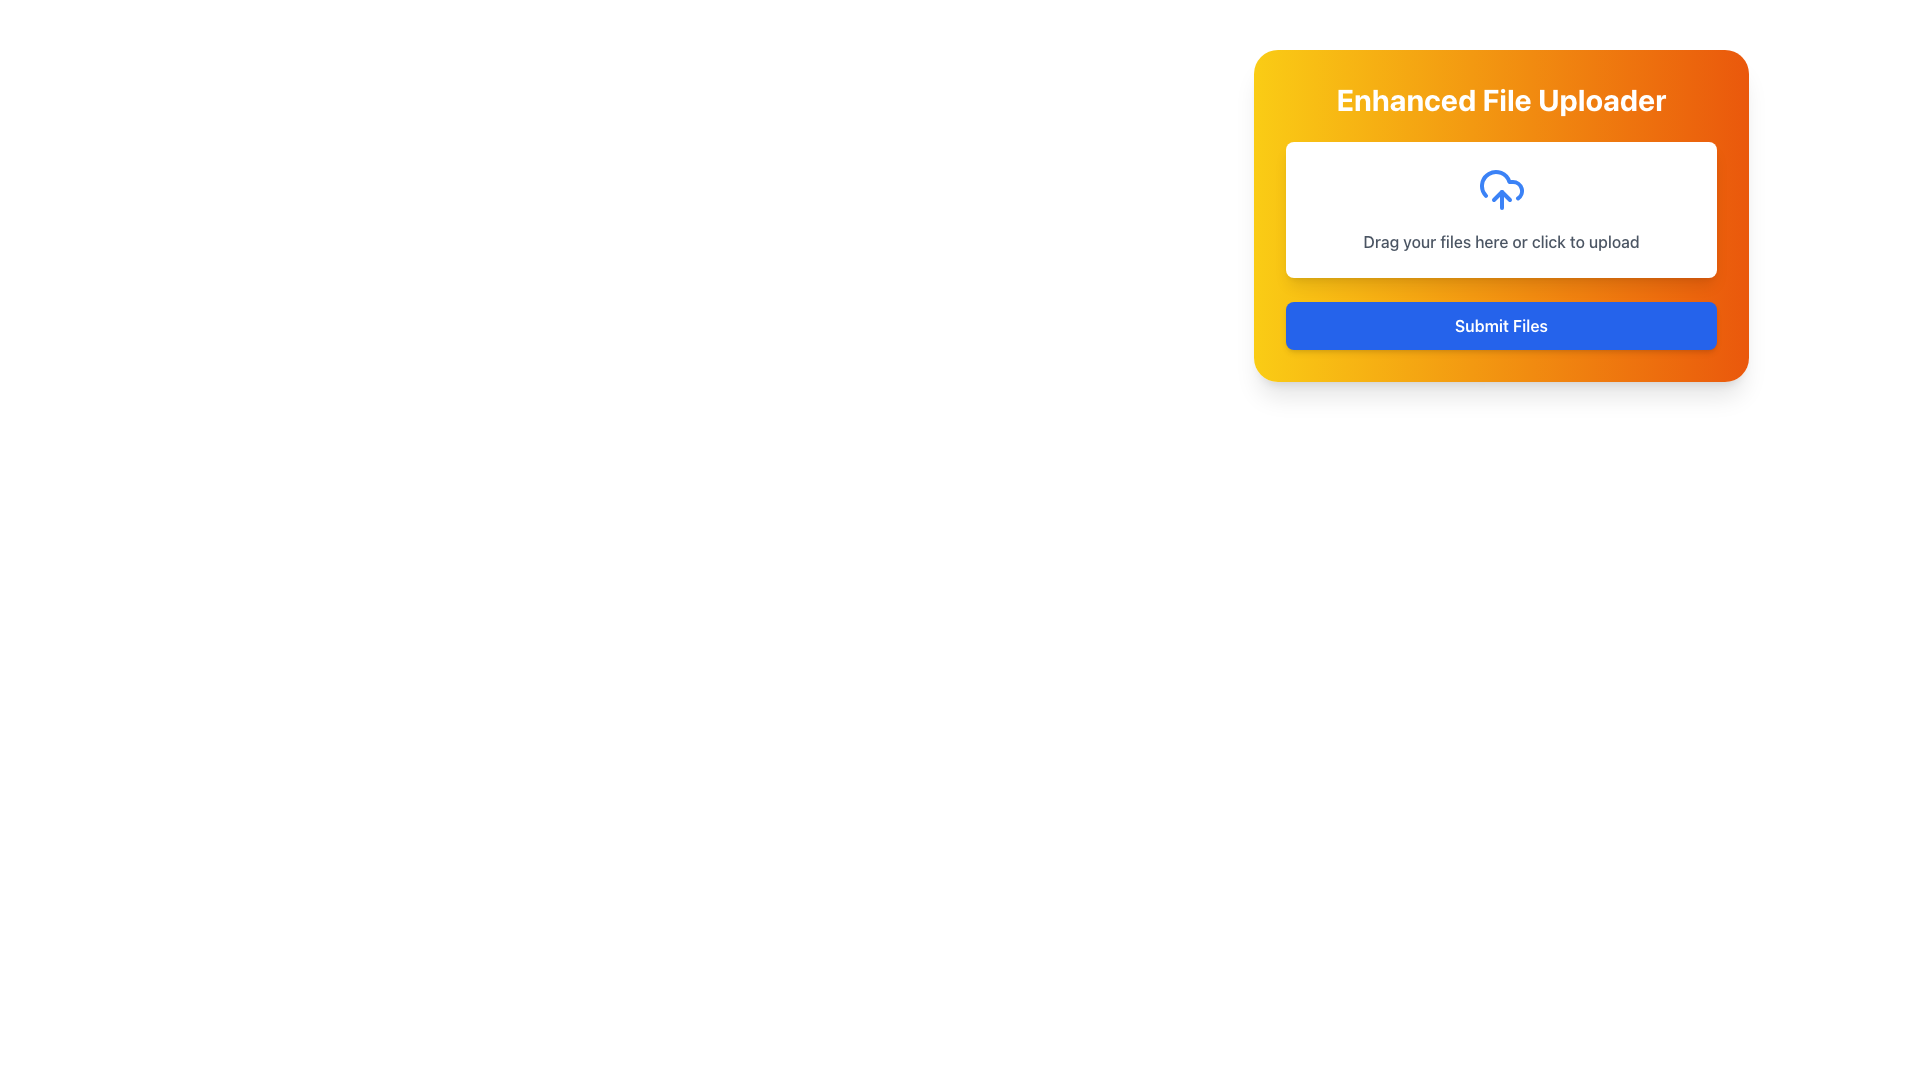 This screenshot has height=1080, width=1920. What do you see at coordinates (1501, 209) in the screenshot?
I see `the File upload component, which has a white background, a blue upload icon, and the text 'Drag your files here or click to upload'` at bounding box center [1501, 209].